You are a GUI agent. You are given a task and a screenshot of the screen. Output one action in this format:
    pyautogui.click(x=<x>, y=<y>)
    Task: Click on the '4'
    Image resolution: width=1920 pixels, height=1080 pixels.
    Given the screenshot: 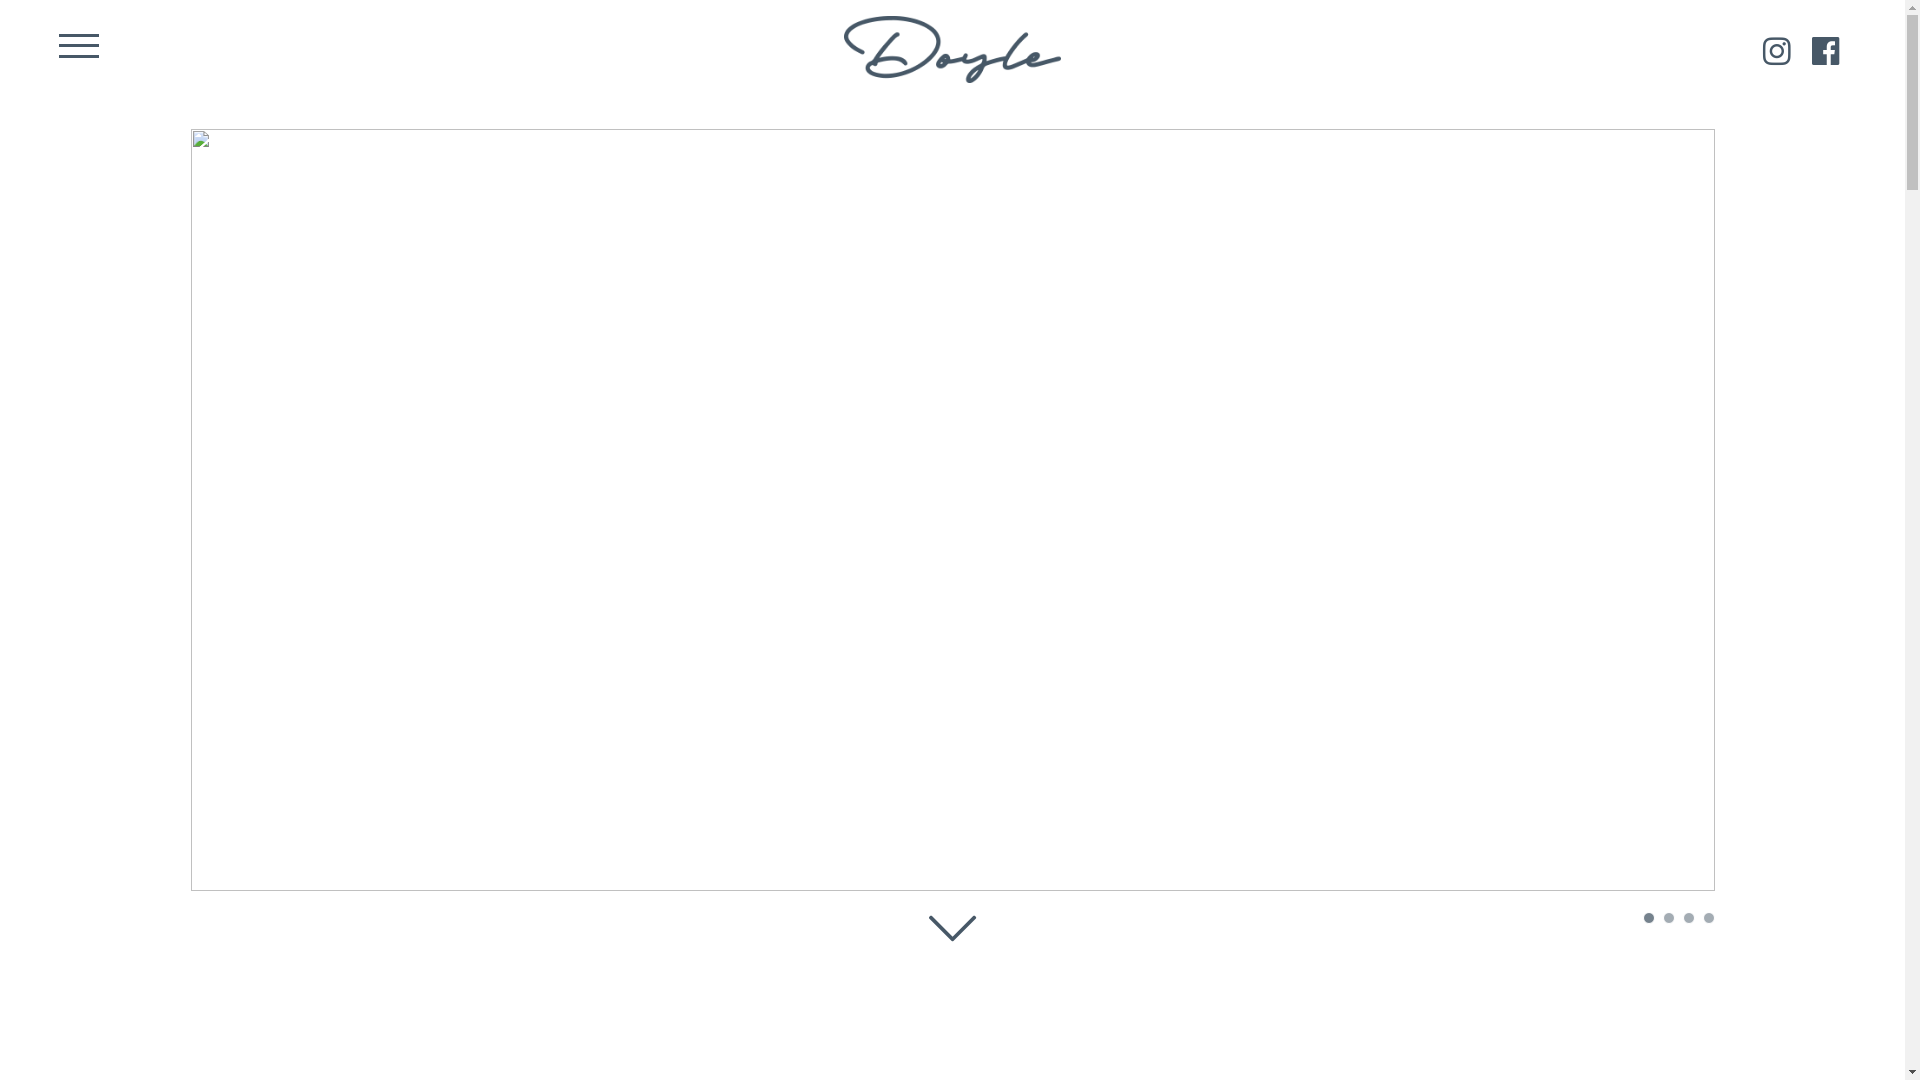 What is the action you would take?
    pyautogui.click(x=1703, y=918)
    